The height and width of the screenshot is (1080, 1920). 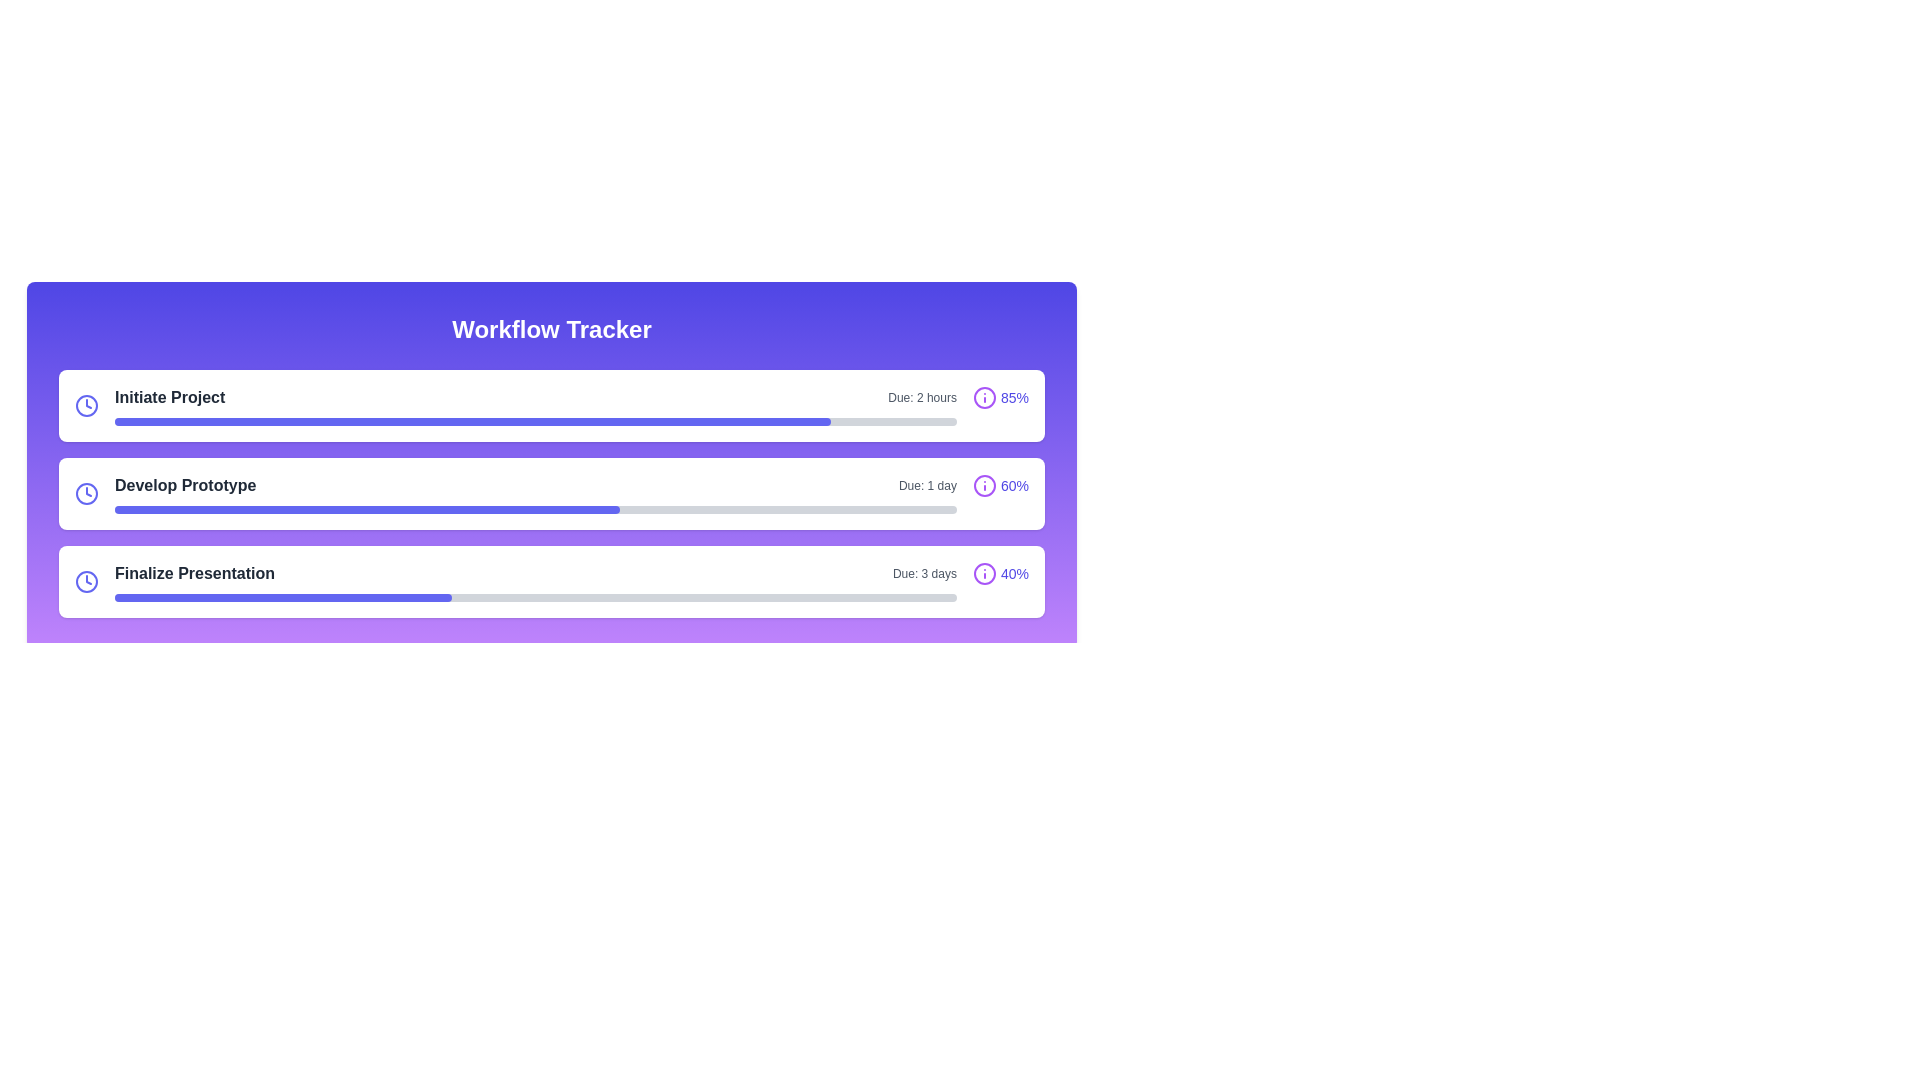 I want to click on the SVG circle component representing the clock face, which is centrally located within the clock icon adjacent to the text 'Develop Prototype' in the progress tracker interface, so click(x=85, y=493).